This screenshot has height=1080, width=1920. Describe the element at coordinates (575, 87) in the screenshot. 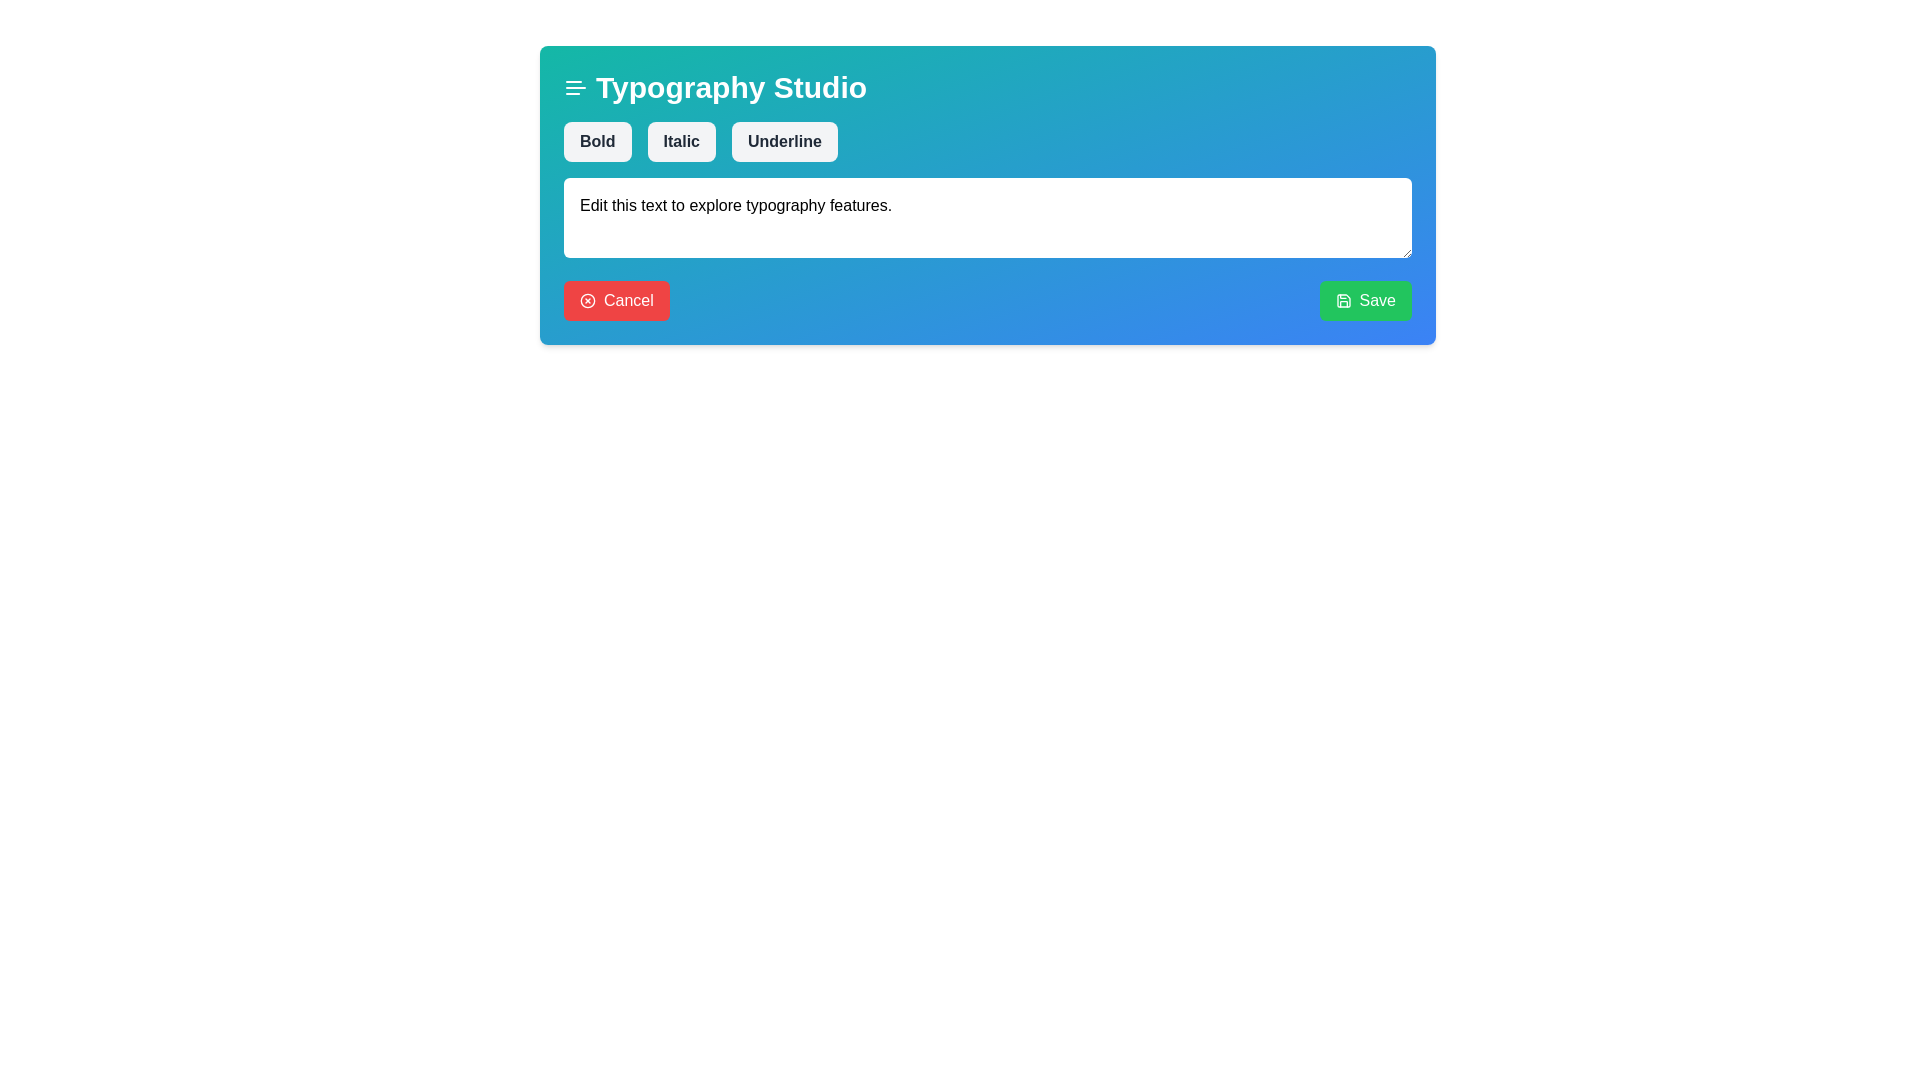

I see `the typography icon located in the header block labeled 'Typography Studio', which serves as a visual marker for the text` at that location.